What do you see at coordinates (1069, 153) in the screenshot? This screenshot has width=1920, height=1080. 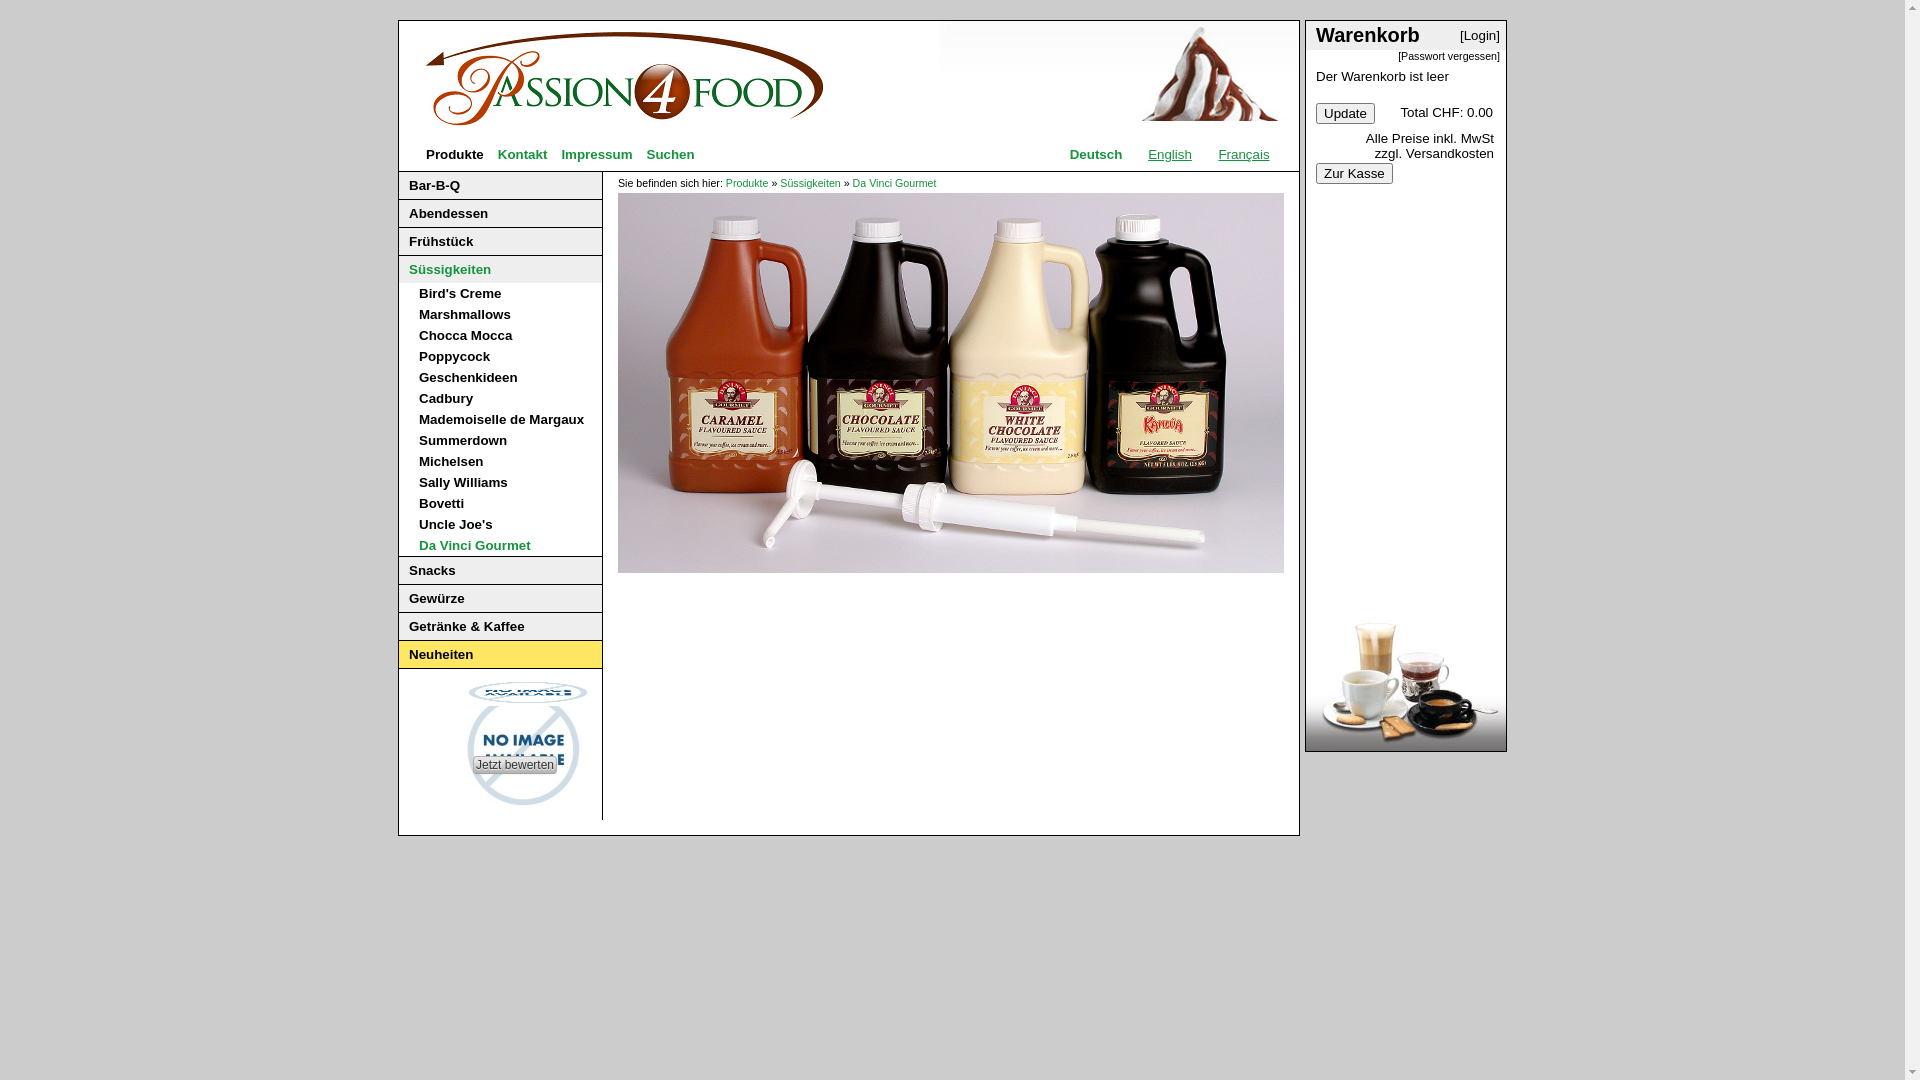 I see `'Deutsch'` at bounding box center [1069, 153].